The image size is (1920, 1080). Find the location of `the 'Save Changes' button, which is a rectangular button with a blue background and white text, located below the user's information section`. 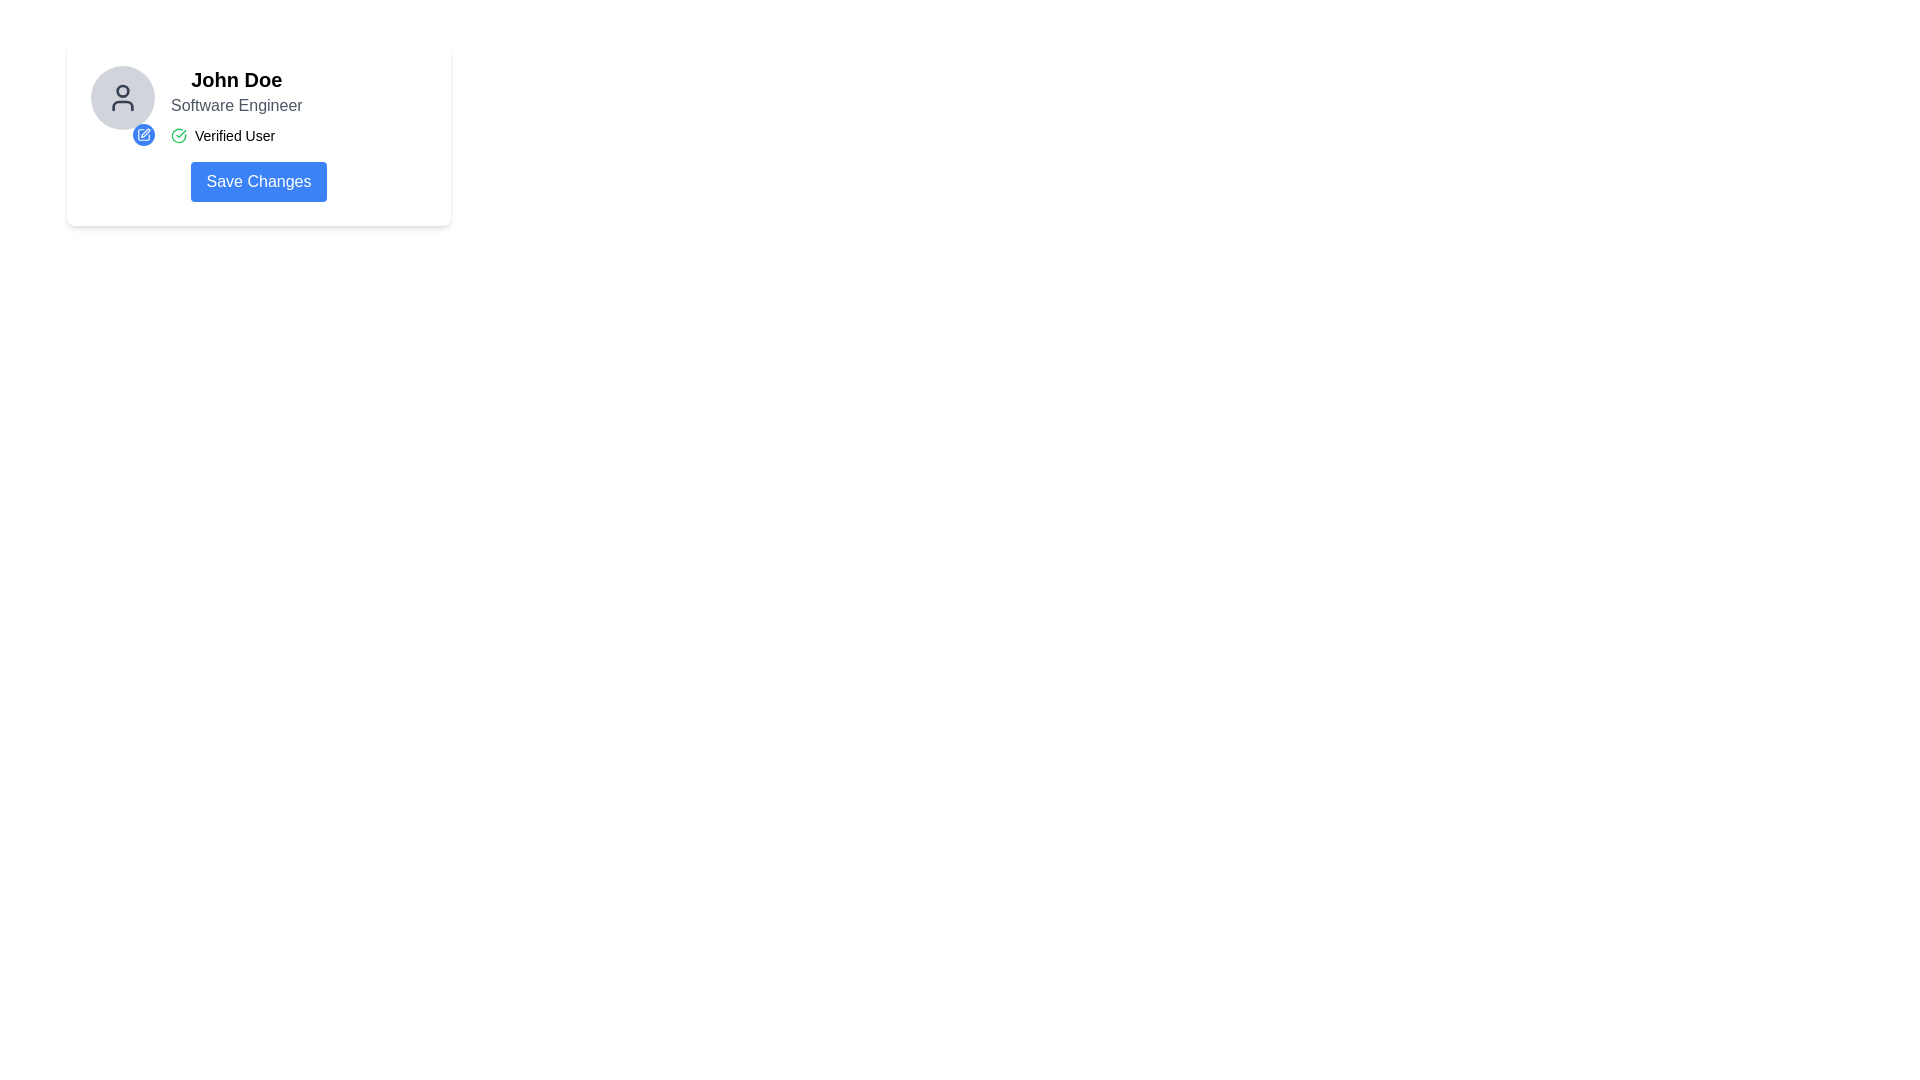

the 'Save Changes' button, which is a rectangular button with a blue background and white text, located below the user's information section is located at coordinates (258, 181).